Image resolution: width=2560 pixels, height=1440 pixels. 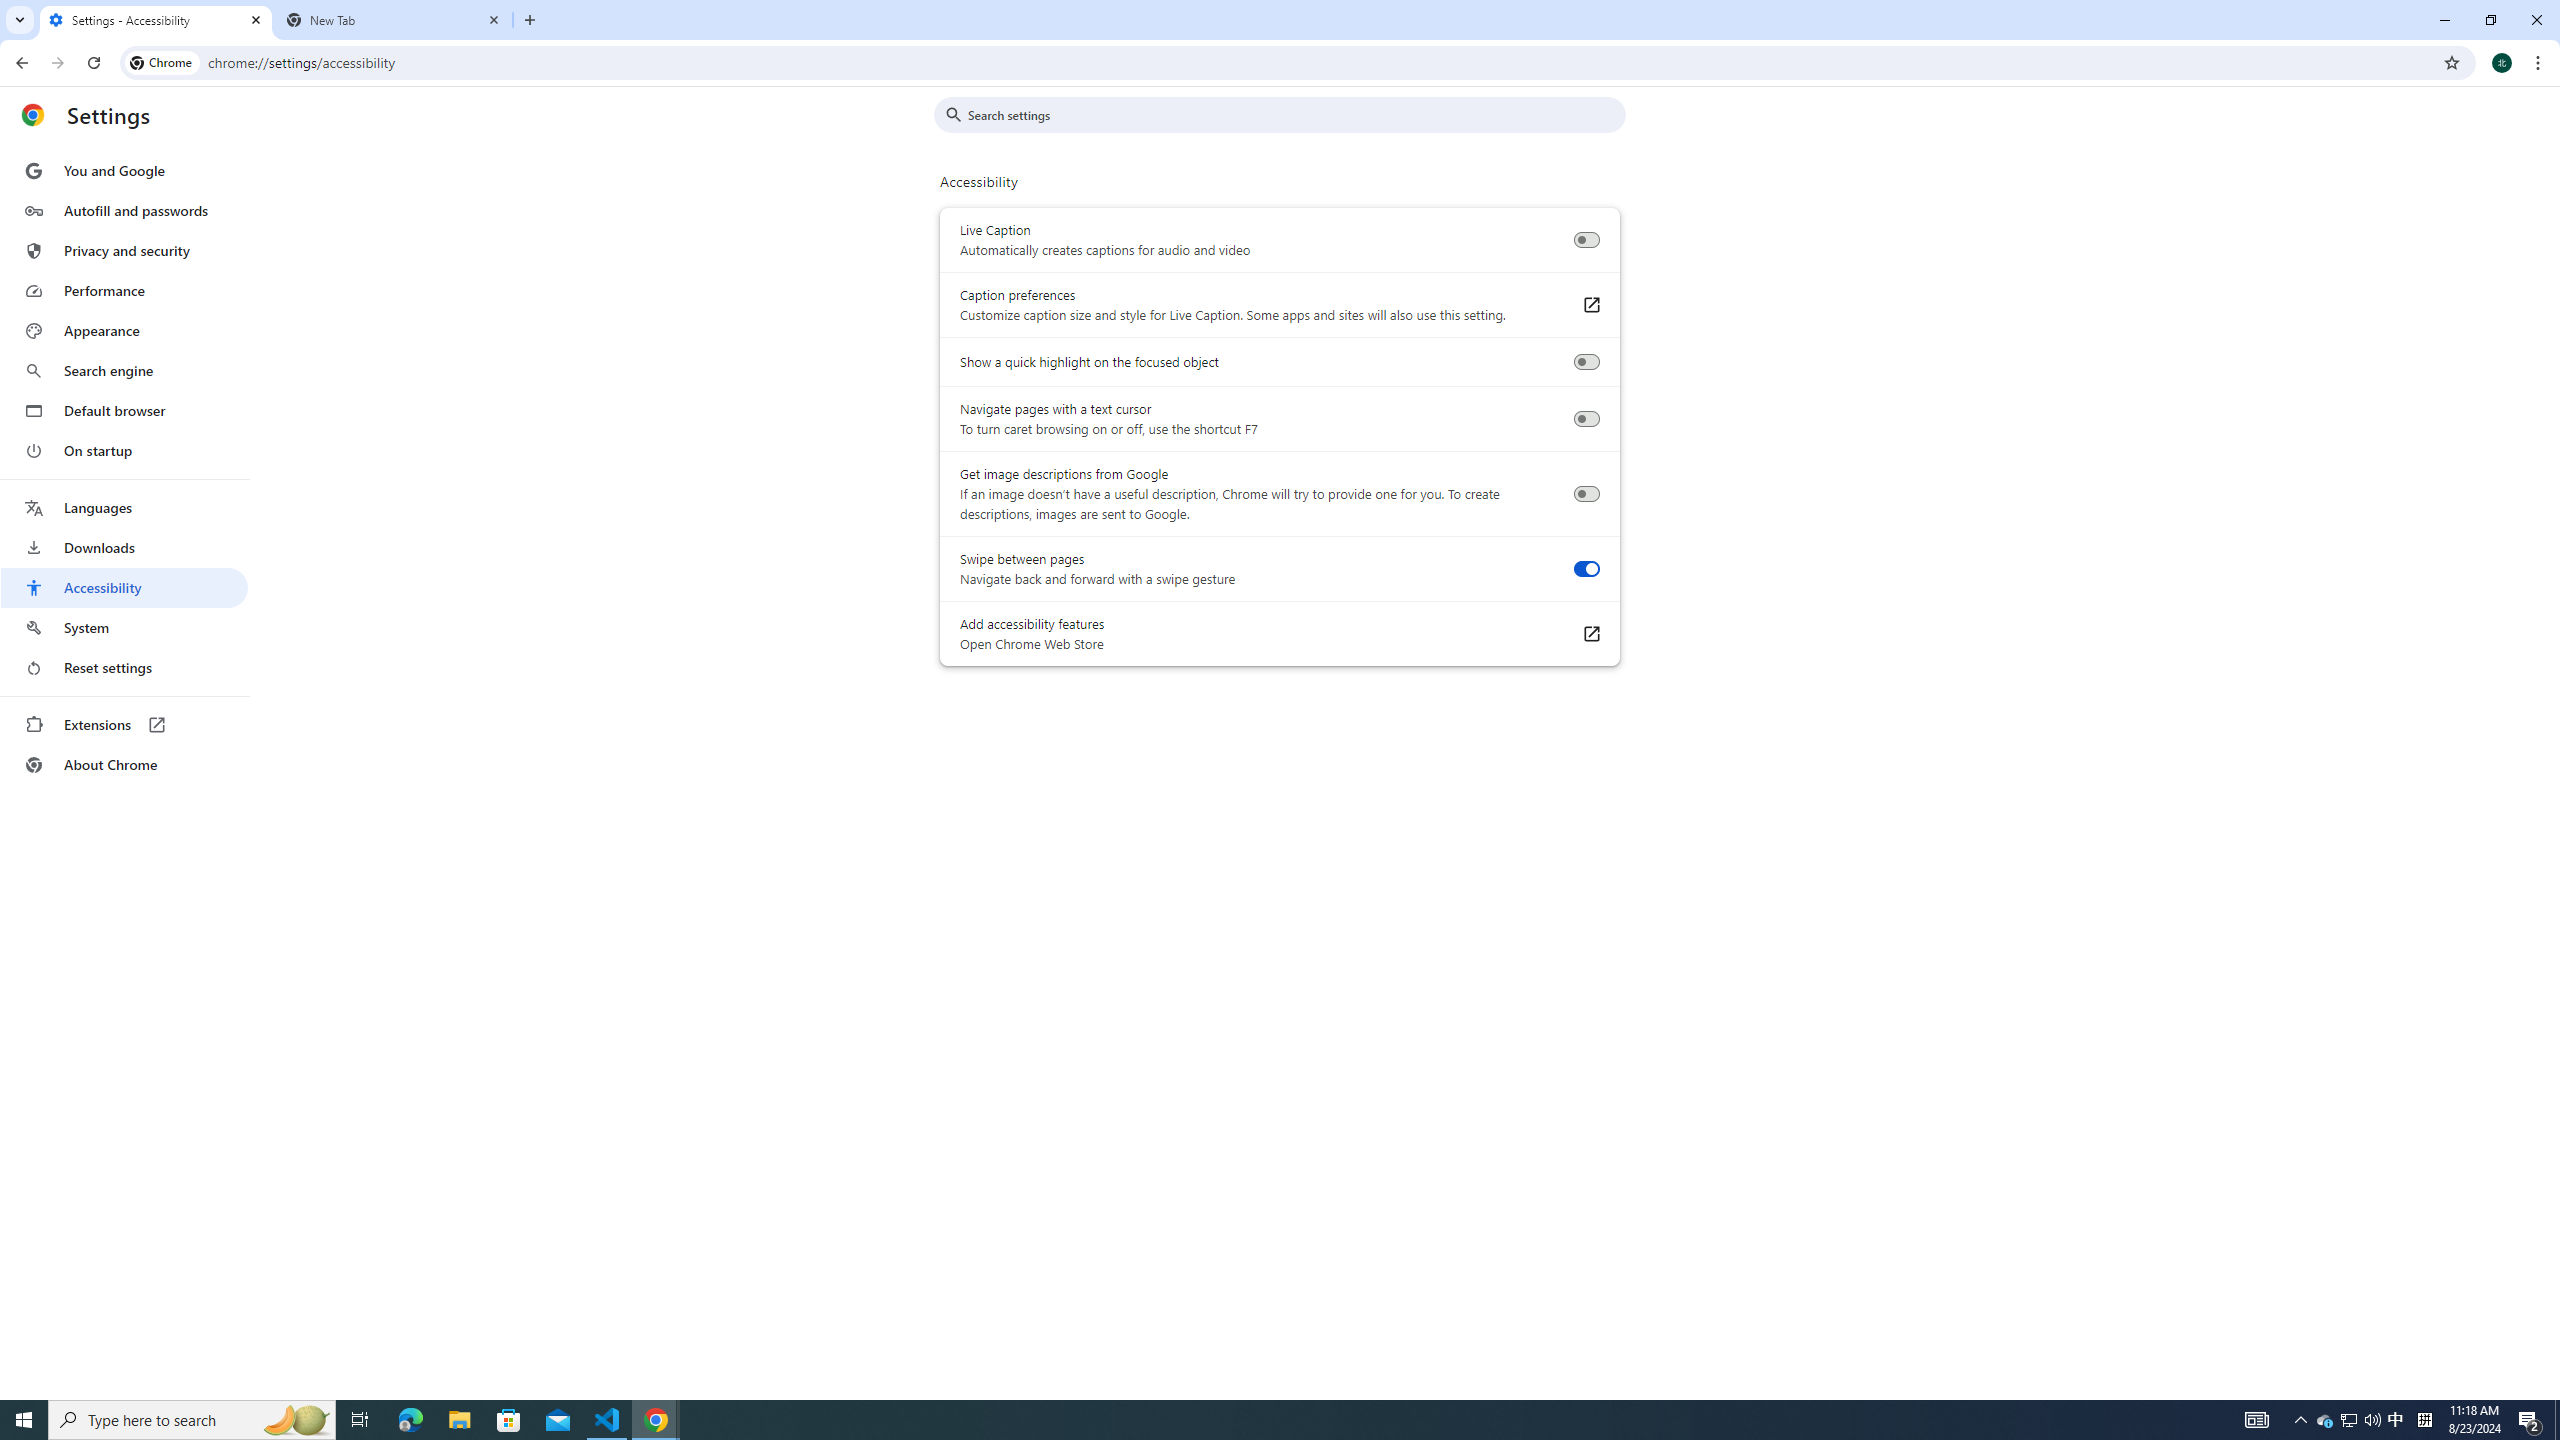 What do you see at coordinates (1590, 633) in the screenshot?
I see `'Add accessibility features Open Chrome Web Store'` at bounding box center [1590, 633].